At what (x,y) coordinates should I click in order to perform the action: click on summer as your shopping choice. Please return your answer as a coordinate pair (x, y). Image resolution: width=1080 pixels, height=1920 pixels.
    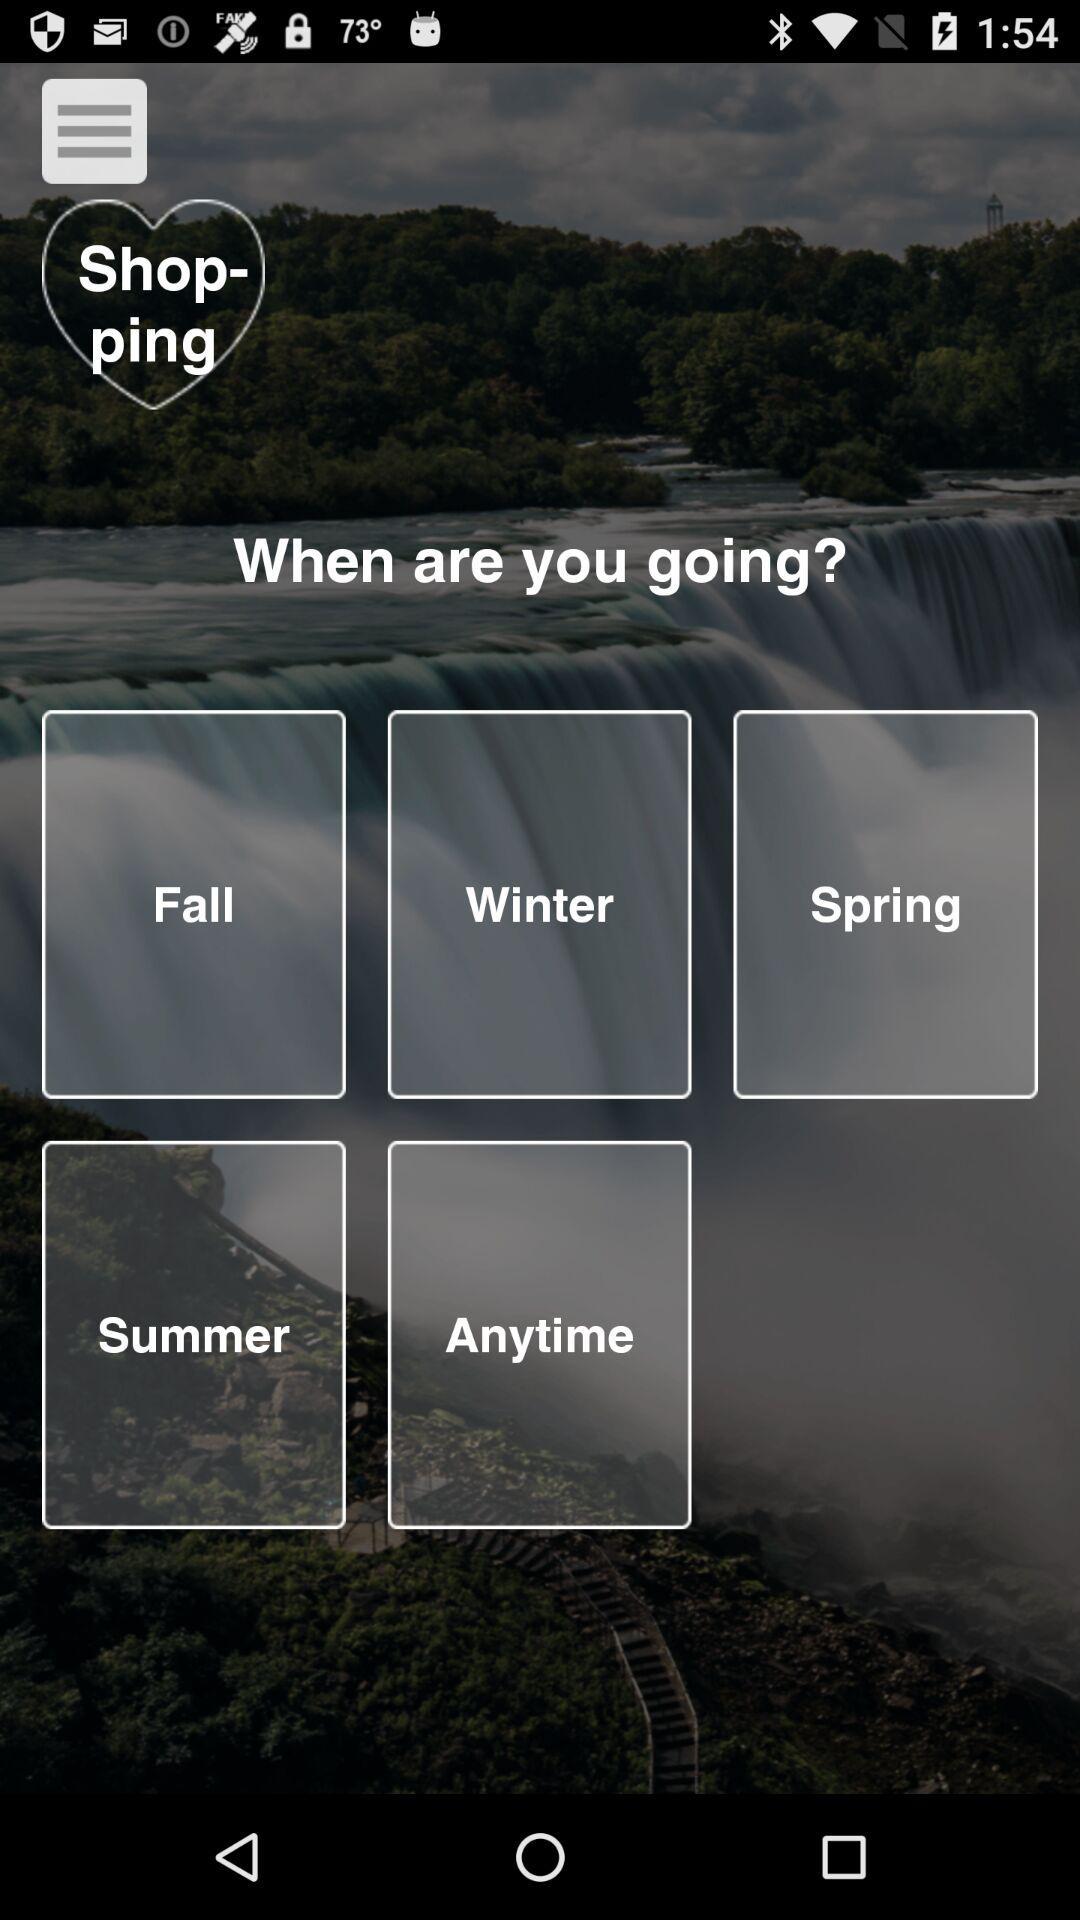
    Looking at the image, I should click on (193, 1334).